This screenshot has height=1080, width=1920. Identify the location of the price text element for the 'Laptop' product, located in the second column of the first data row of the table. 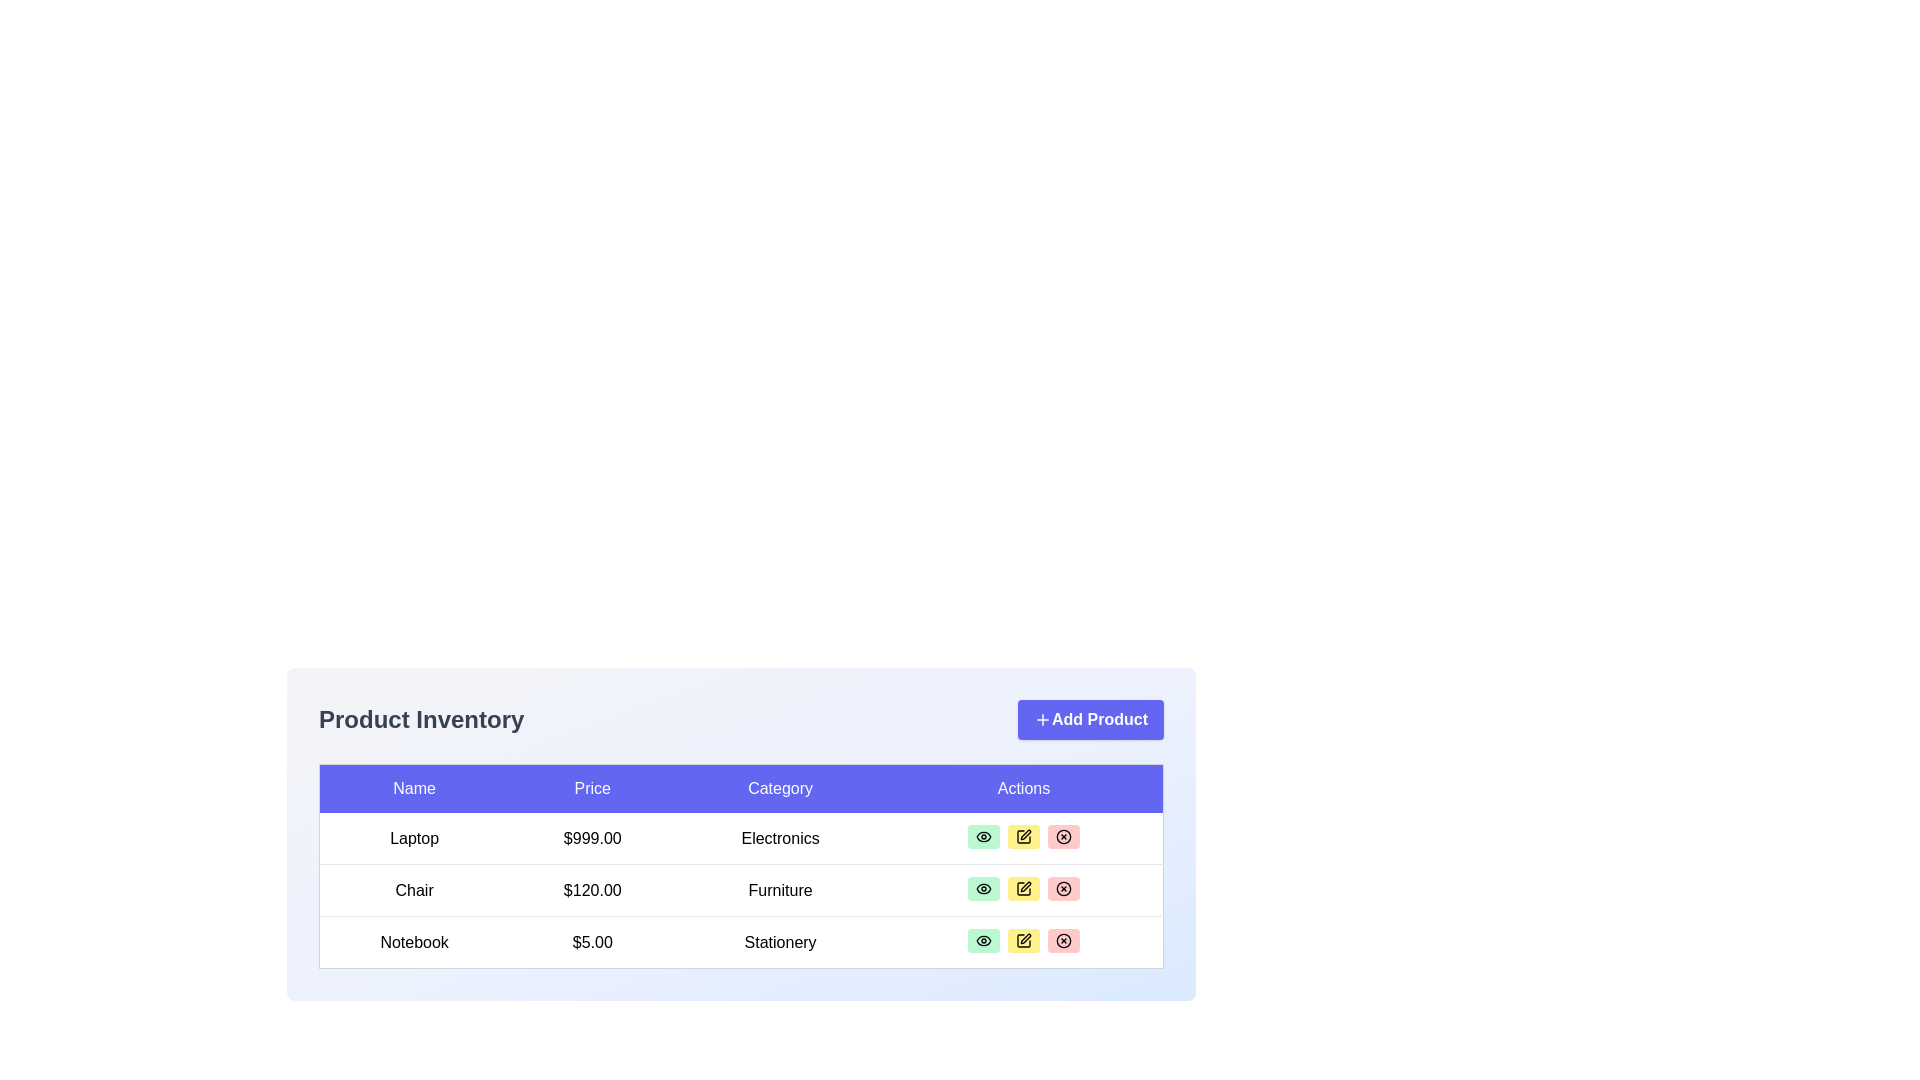
(591, 838).